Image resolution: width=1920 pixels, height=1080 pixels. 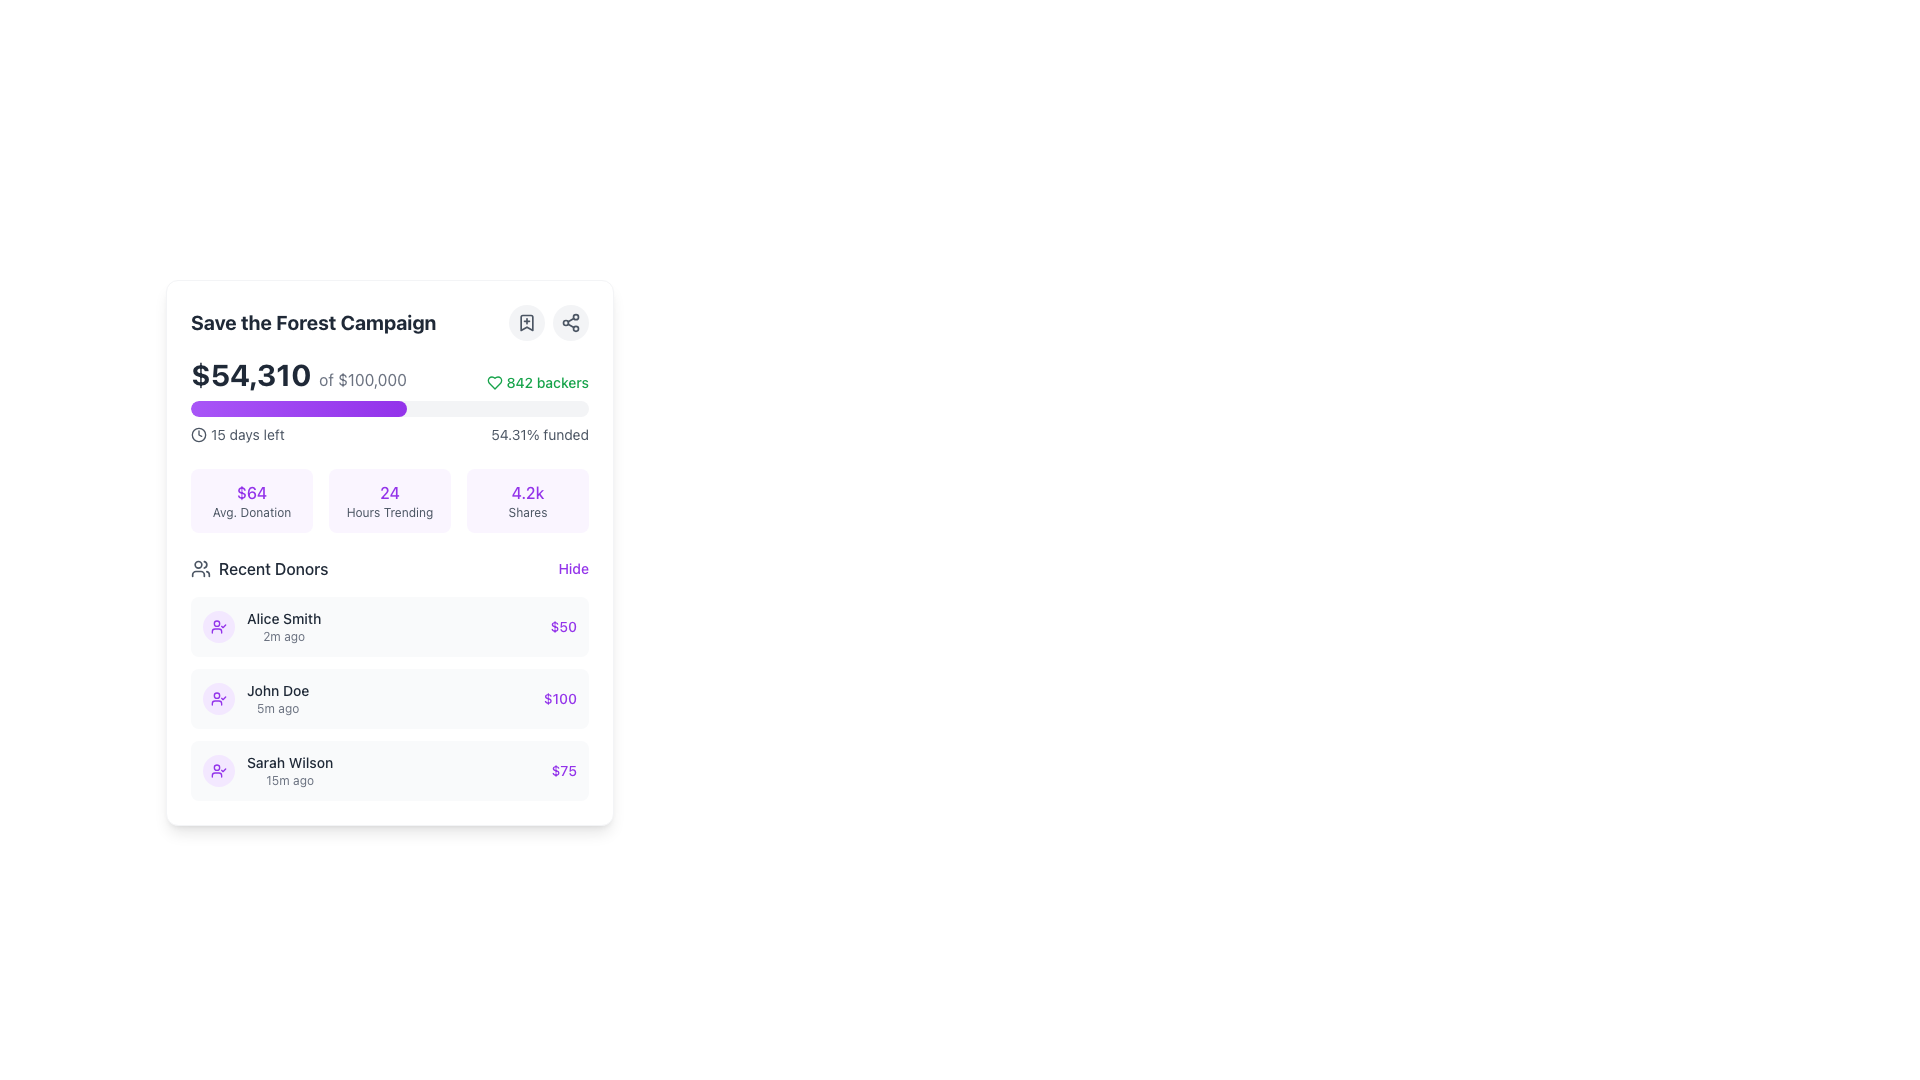 What do you see at coordinates (389, 770) in the screenshot?
I see `donation amount displayed in the third list item of the card component, which shows details about a specific donation` at bounding box center [389, 770].